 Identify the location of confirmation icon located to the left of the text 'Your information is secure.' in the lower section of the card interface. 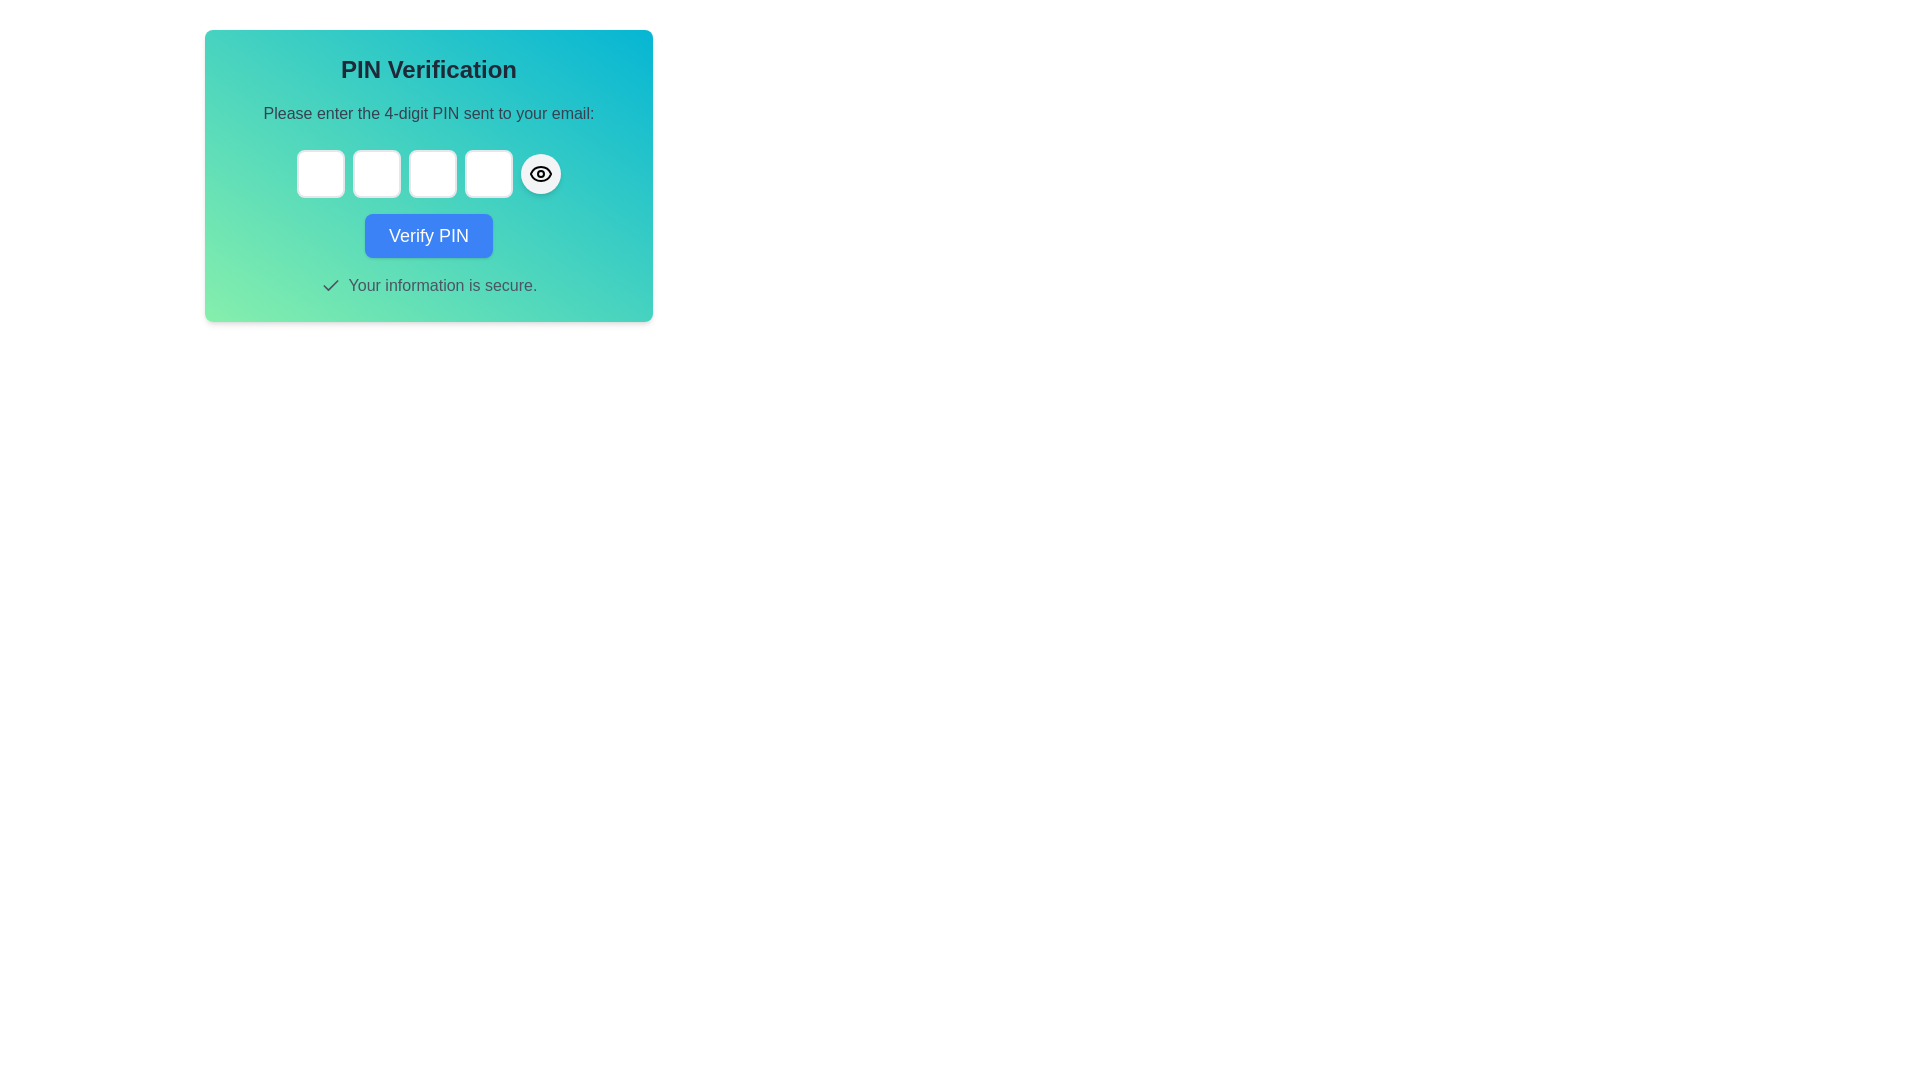
(330, 285).